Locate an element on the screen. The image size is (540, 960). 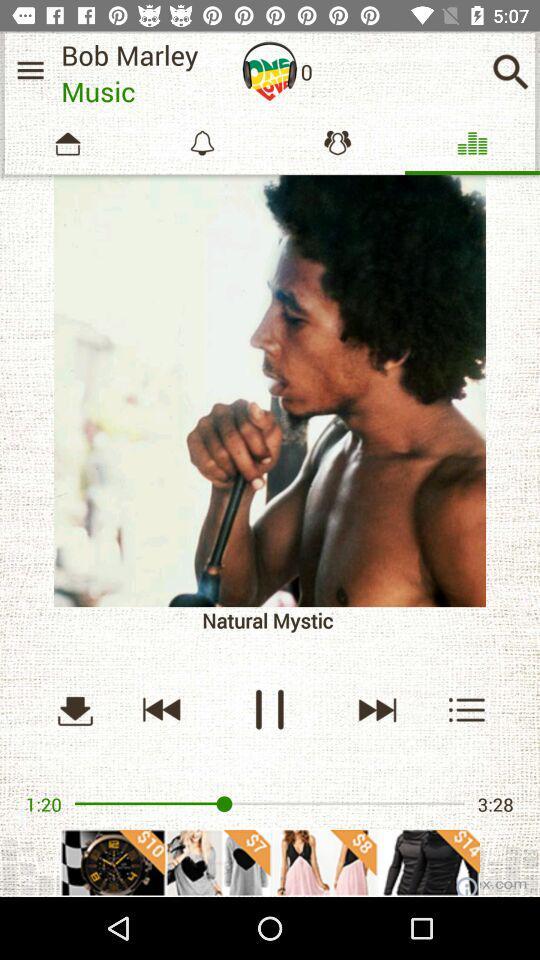
advertisement is located at coordinates (270, 861).